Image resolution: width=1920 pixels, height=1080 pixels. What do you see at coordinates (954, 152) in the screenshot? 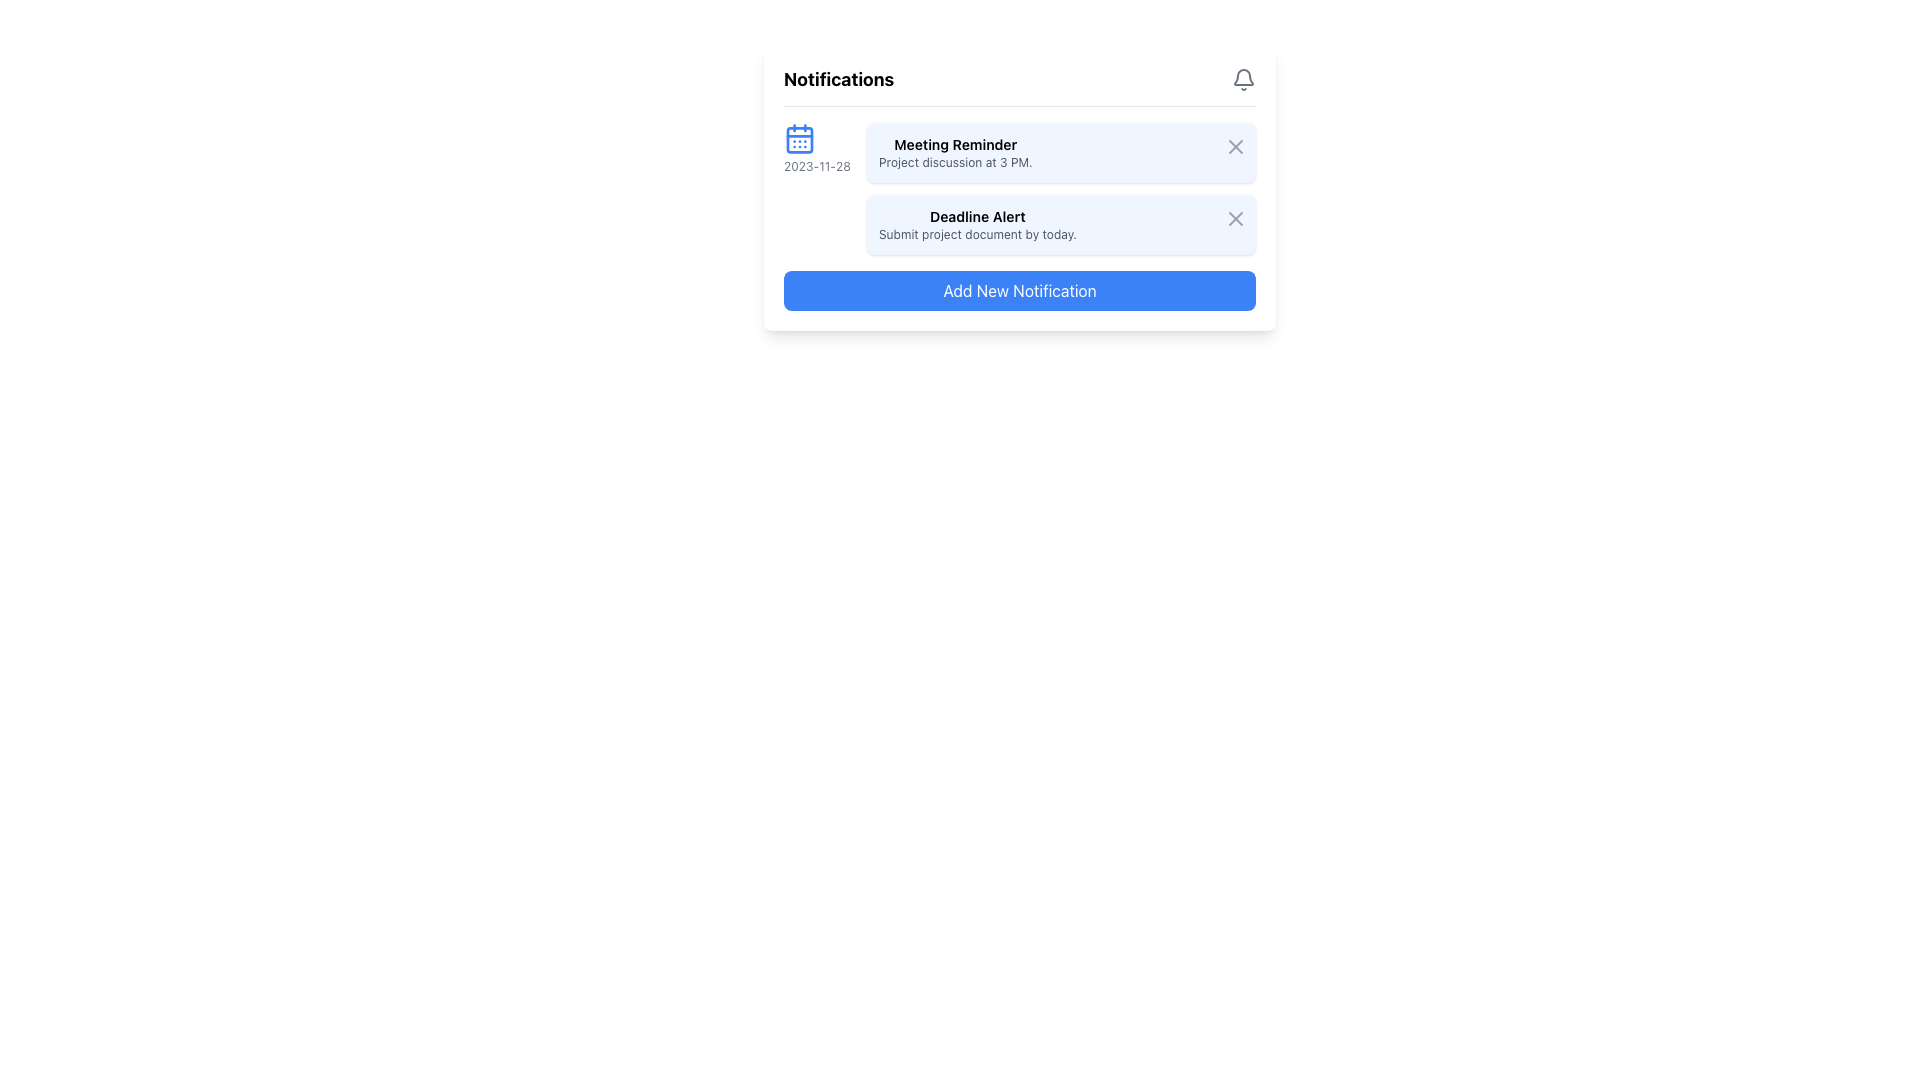
I see `notification details of the first notification in the notification list, which displays a bold title 'Meeting Reminder' and lighter-text details saying 'Project discussion at 3 PM.'` at bounding box center [954, 152].